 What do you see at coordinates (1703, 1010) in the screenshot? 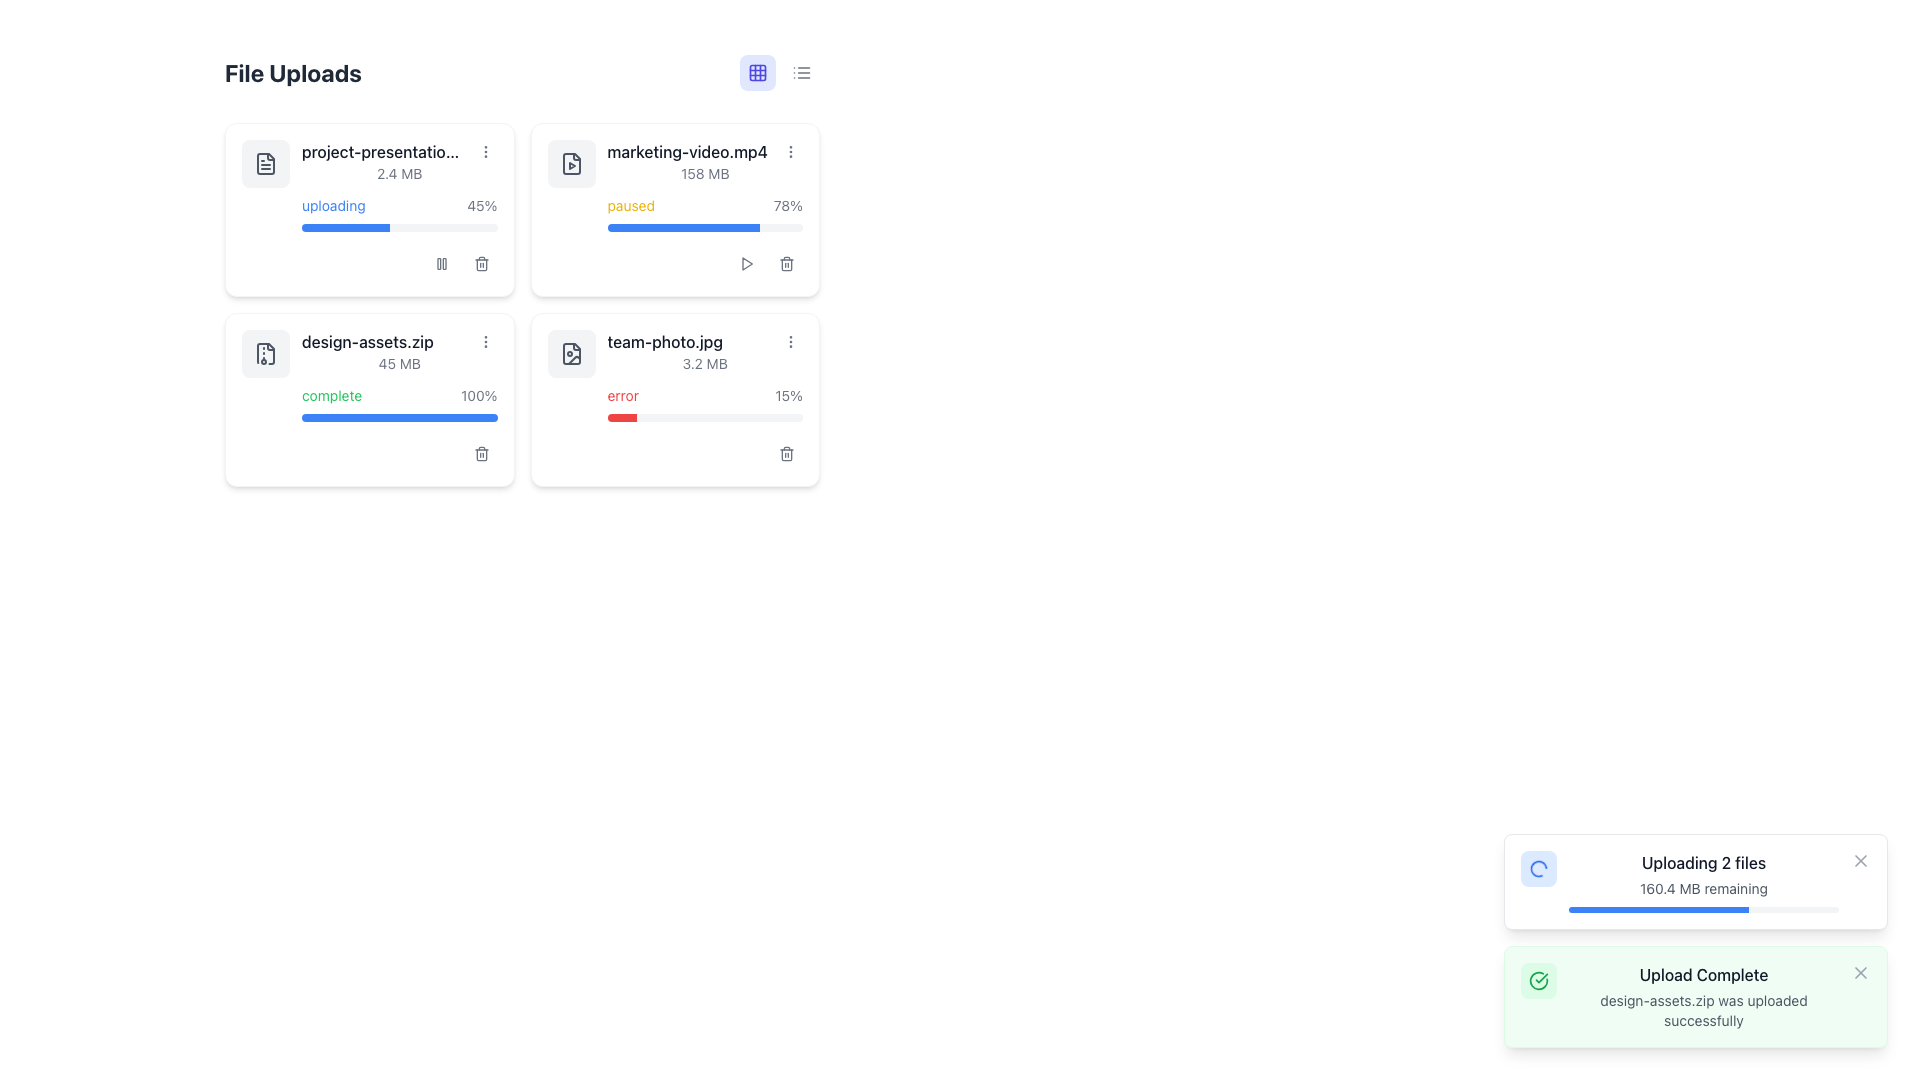
I see `message indicating that the file 'design-assets.zip' has been uploaded successfully, which is the second line of text in the notification box below 'Upload Complete'` at bounding box center [1703, 1010].